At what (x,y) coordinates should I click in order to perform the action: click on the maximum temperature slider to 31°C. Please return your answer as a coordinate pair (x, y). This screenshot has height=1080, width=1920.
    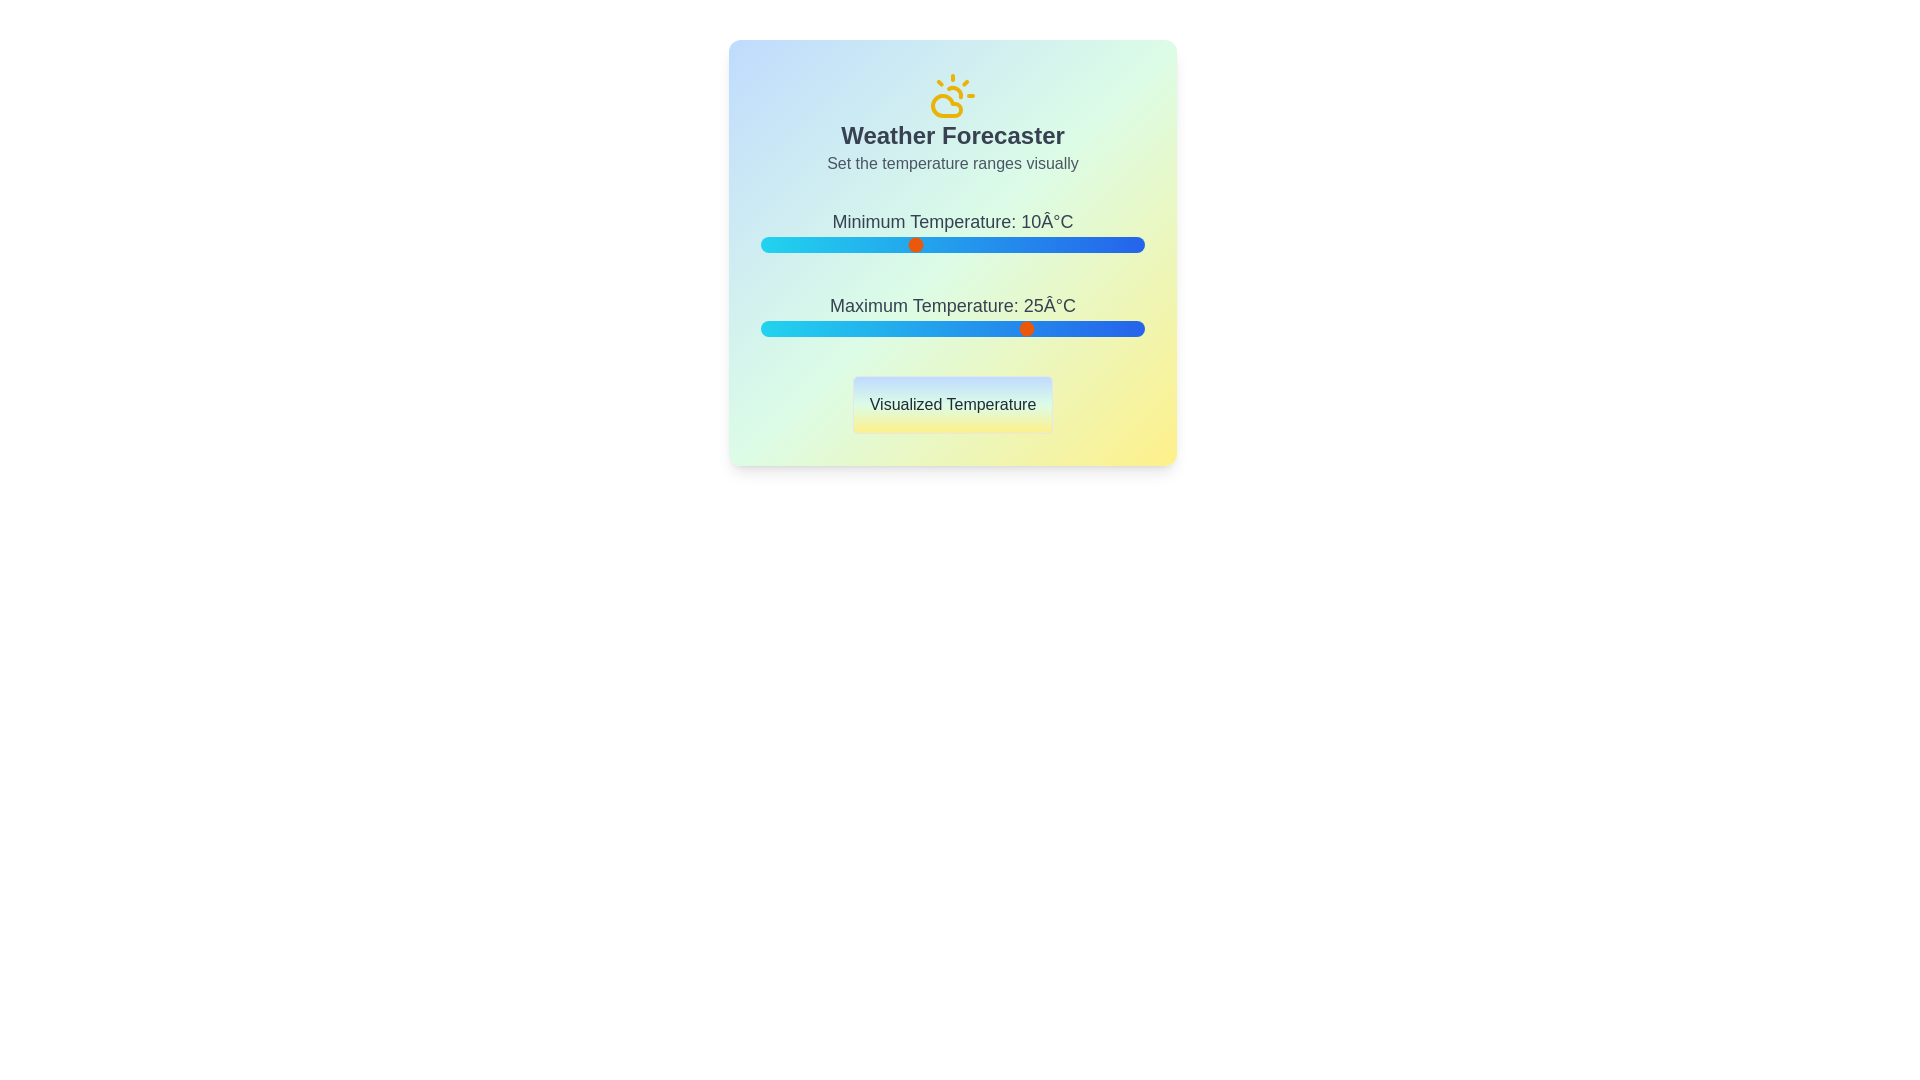
    Looking at the image, I should click on (1074, 327).